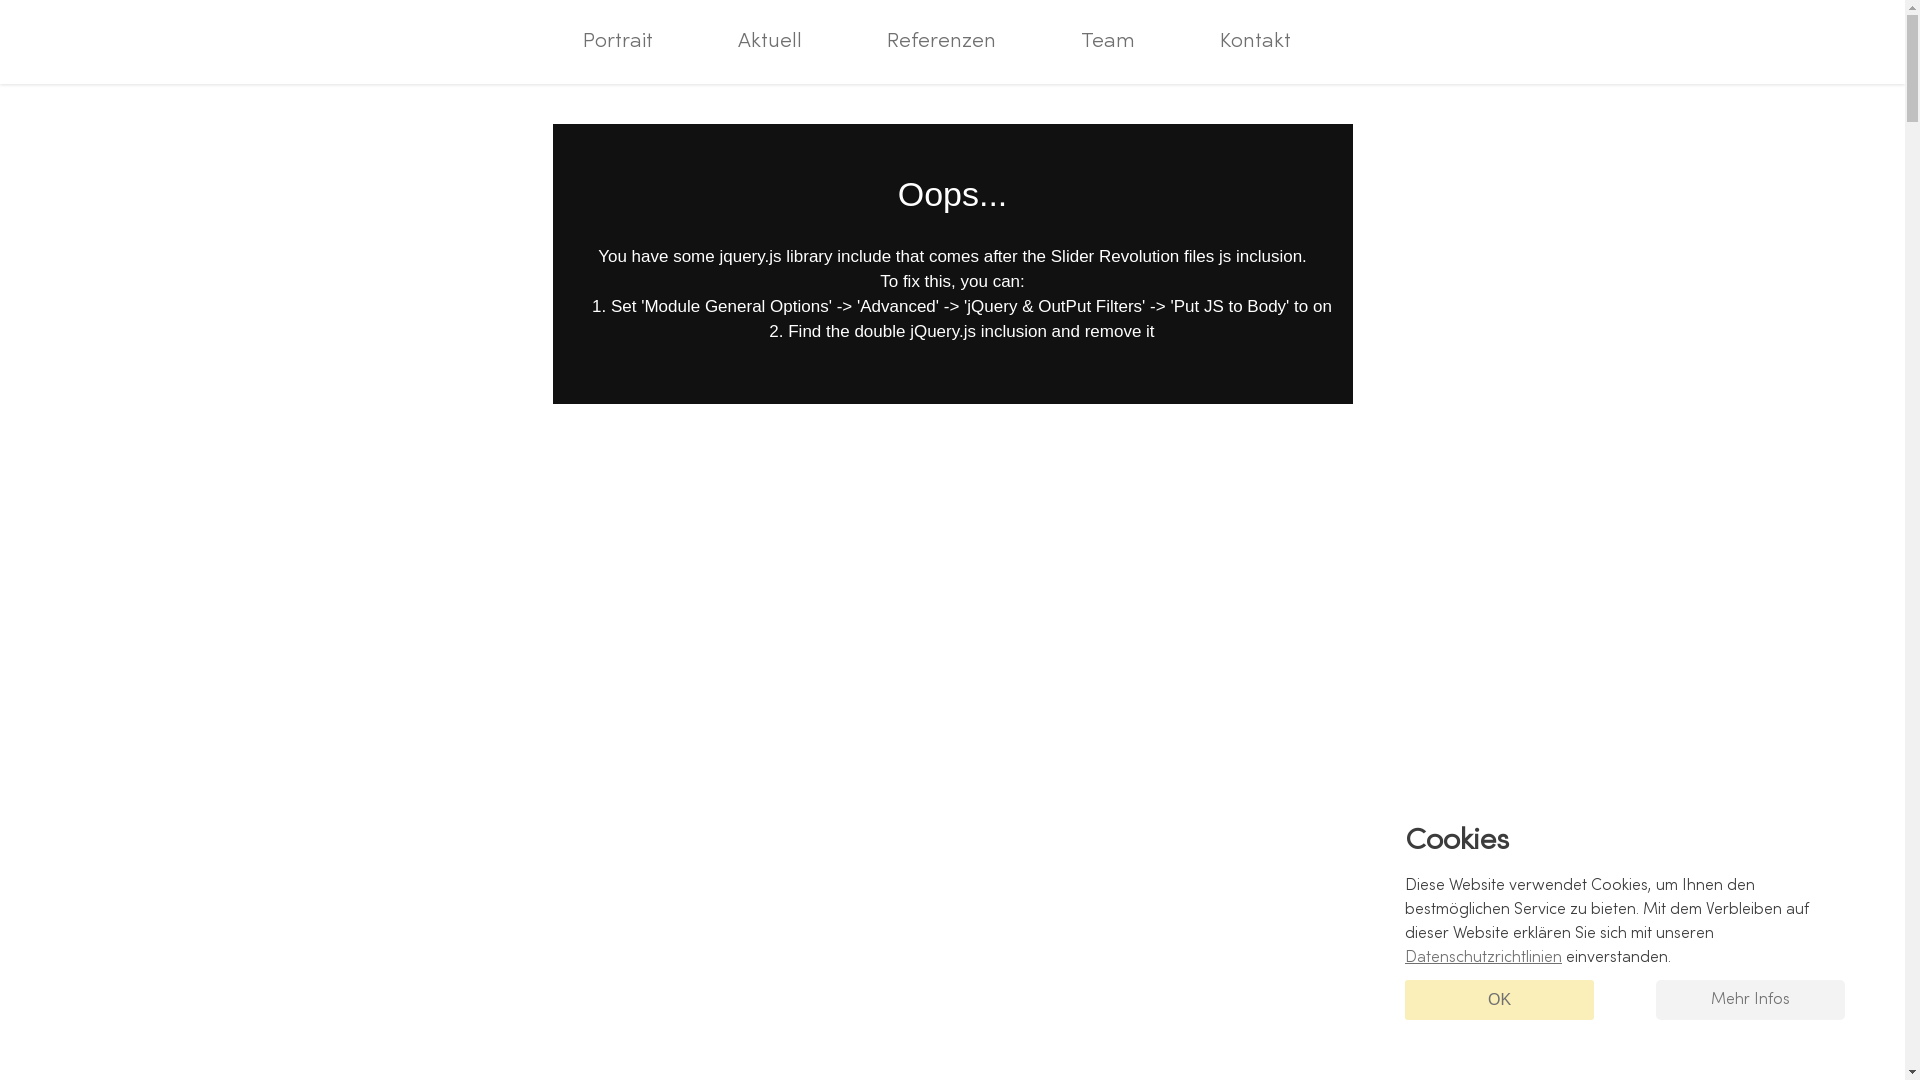 Image resolution: width=1920 pixels, height=1080 pixels. I want to click on 'OK', so click(1499, 999).